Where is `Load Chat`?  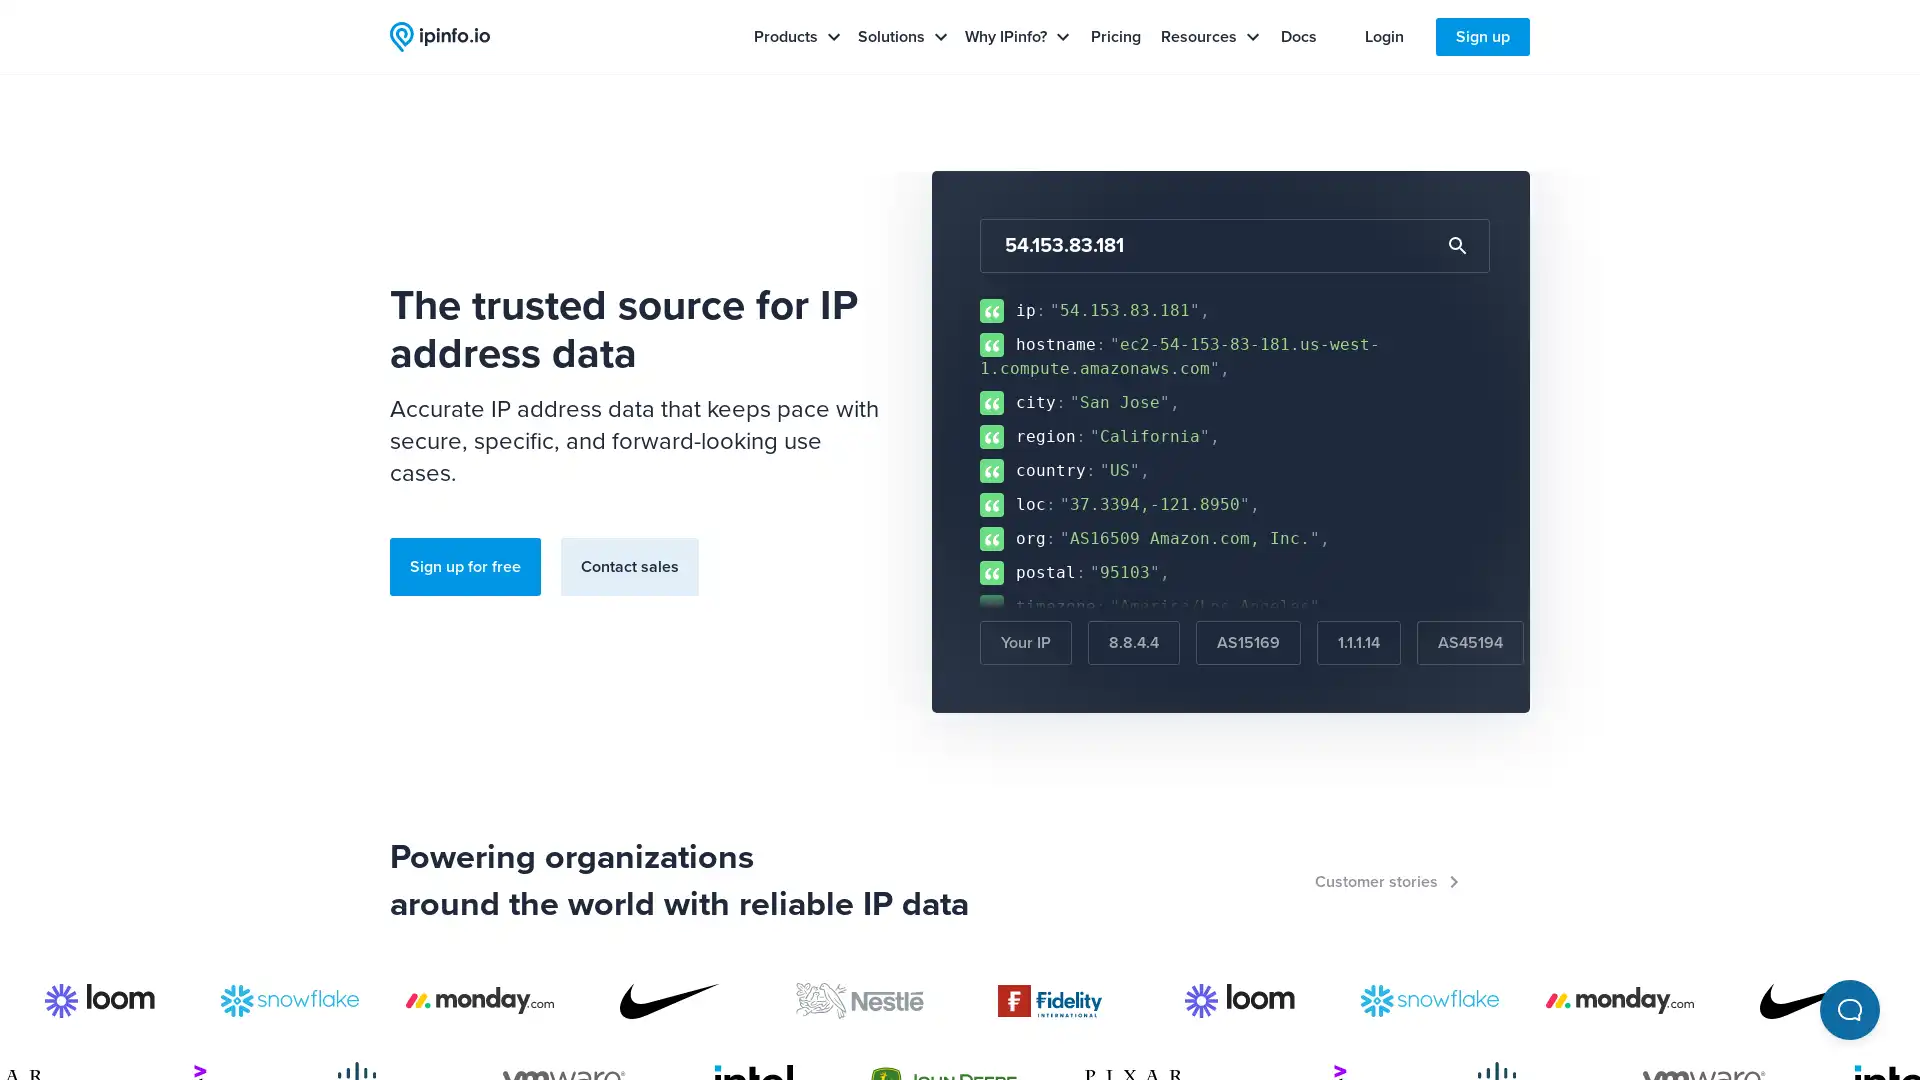
Load Chat is located at coordinates (1848, 1010).